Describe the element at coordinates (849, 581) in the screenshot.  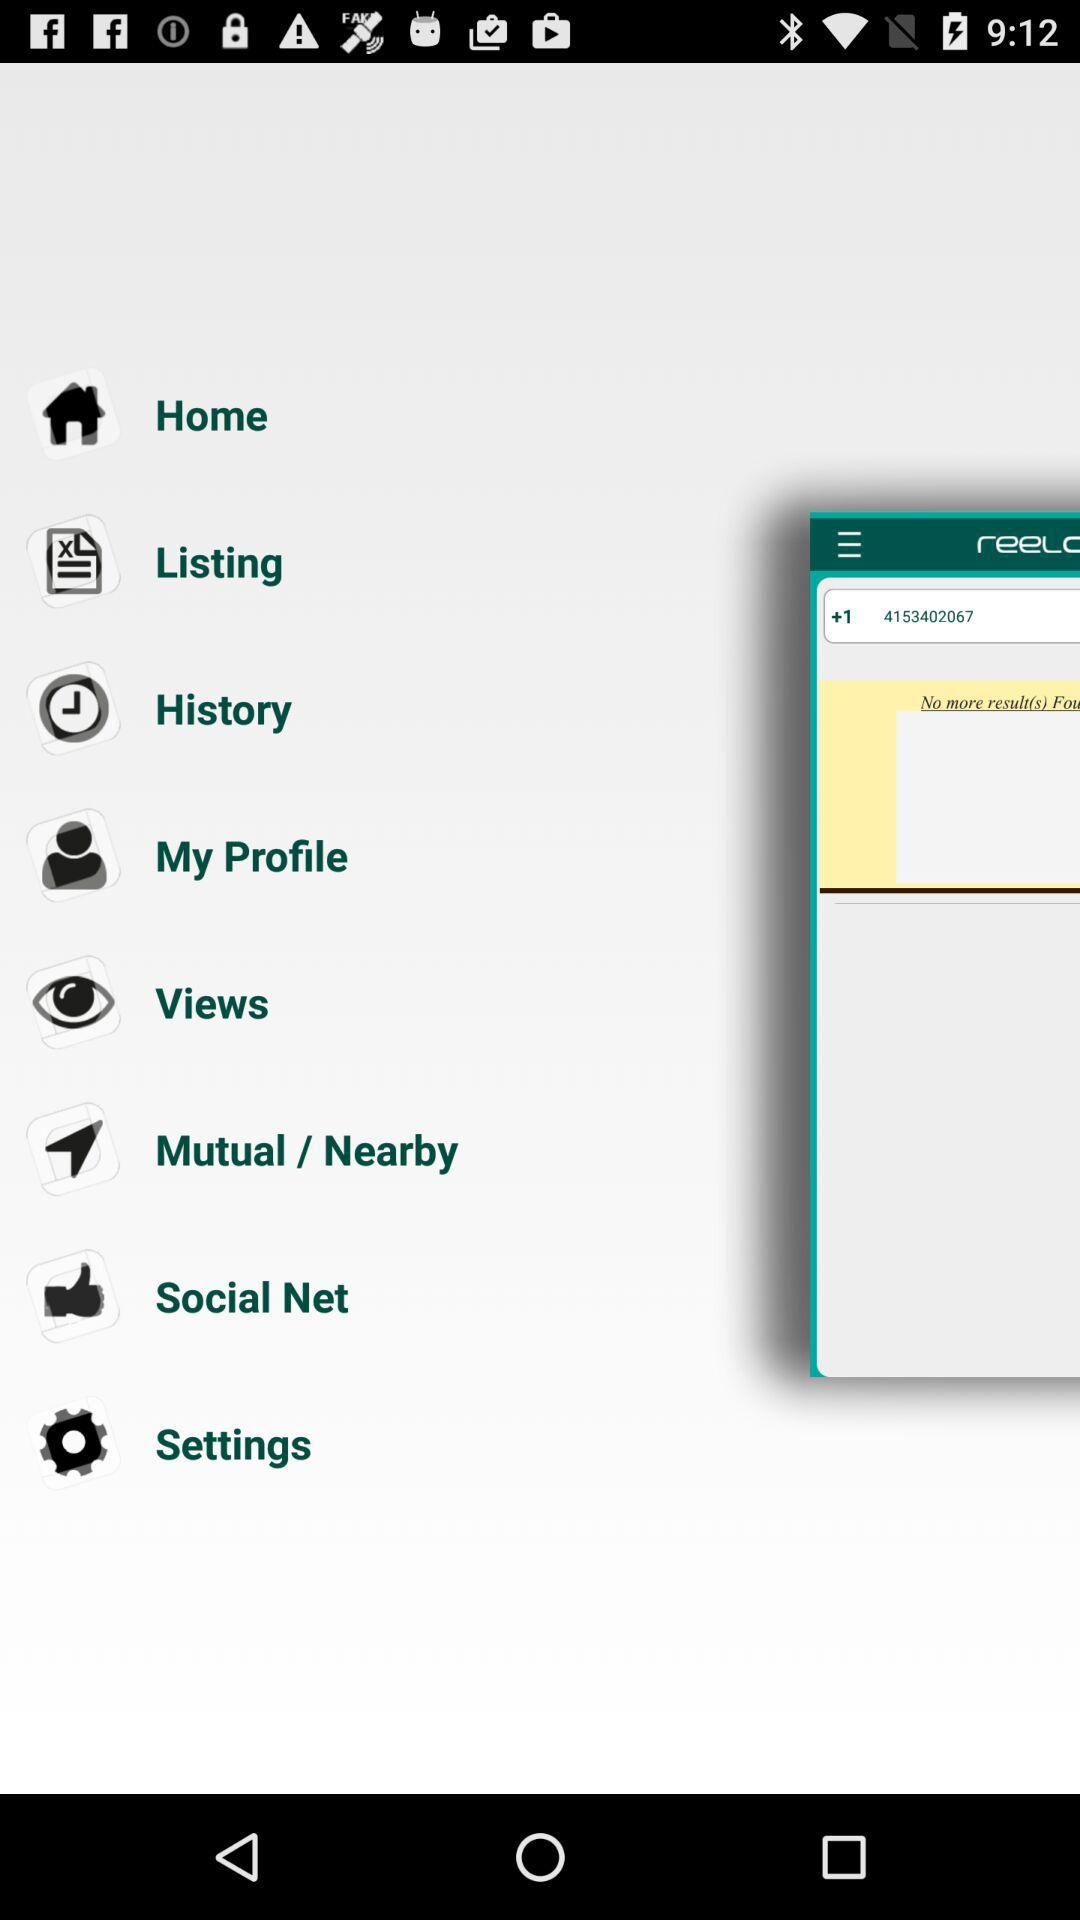
I see `the menu icon` at that location.